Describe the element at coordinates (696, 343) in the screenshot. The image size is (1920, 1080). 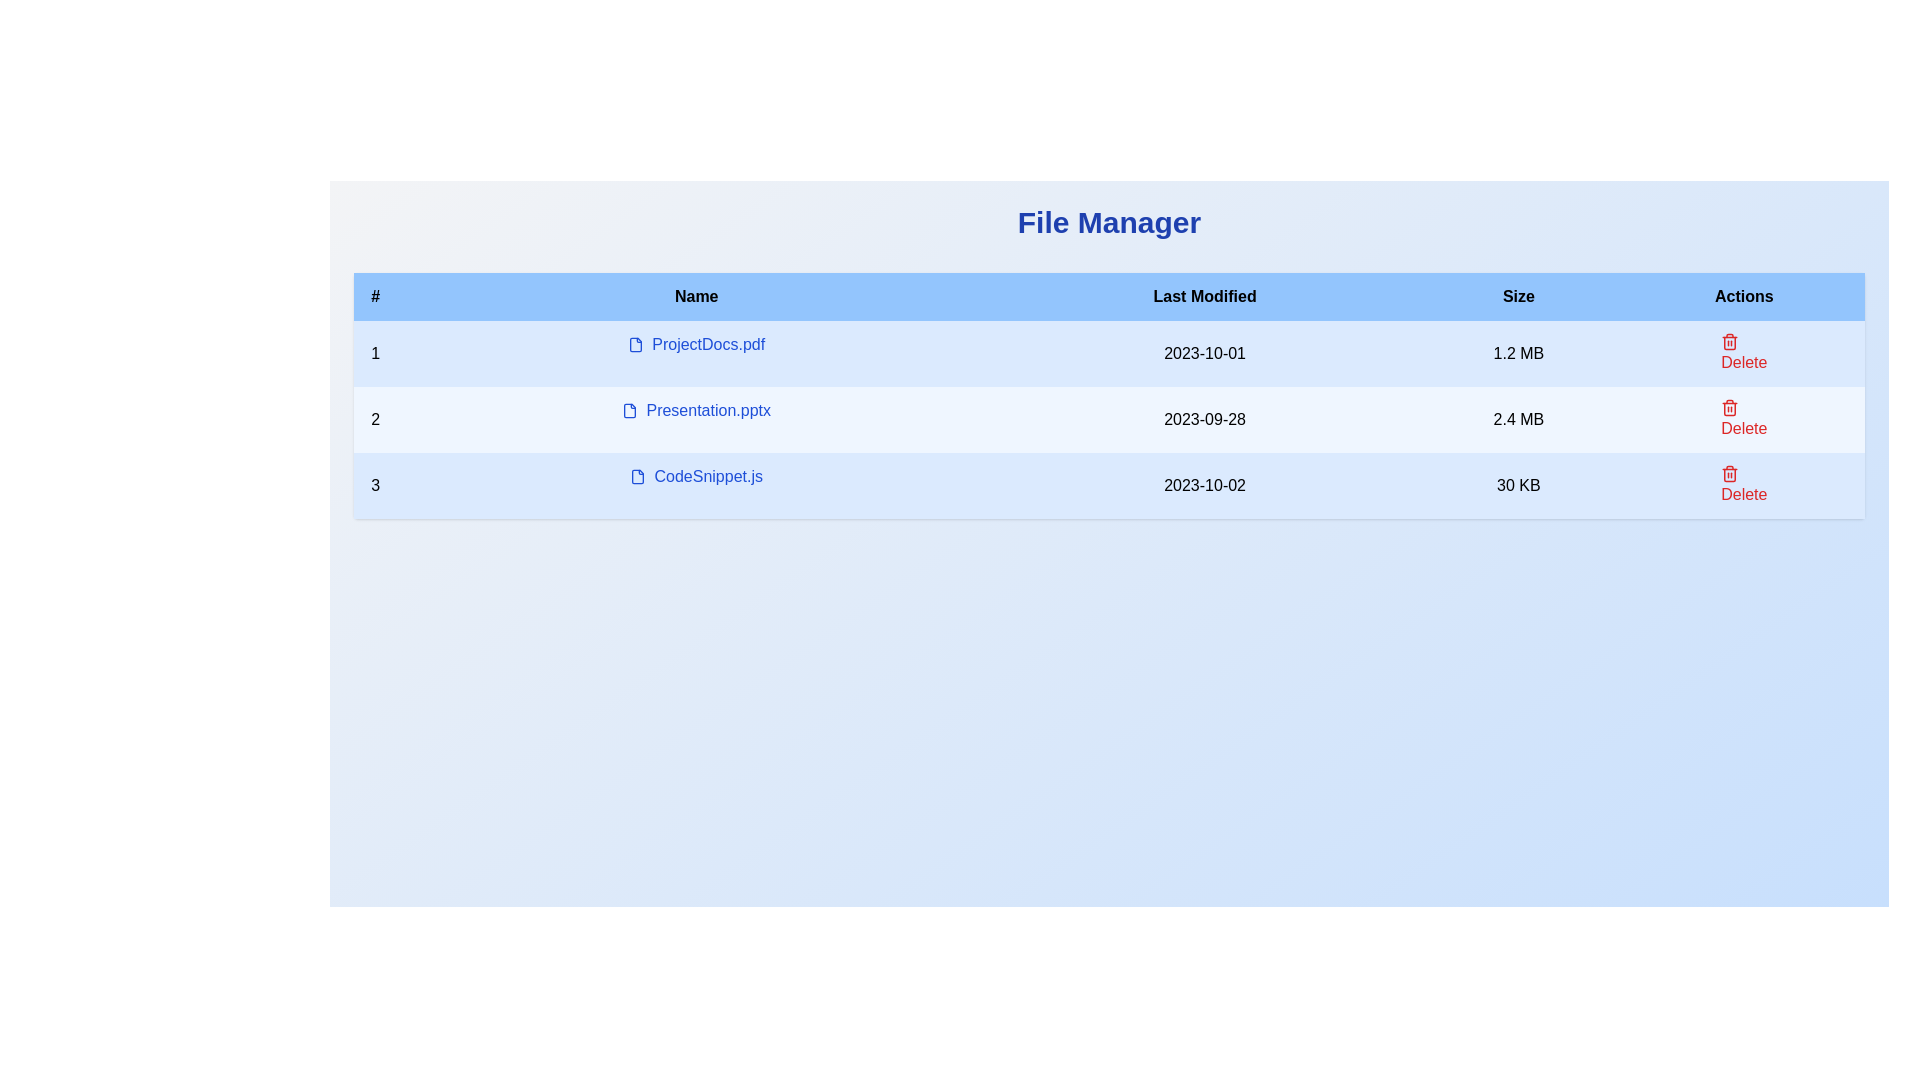
I see `the label displaying the file name 'ProjectDocs.pdf' located in the first row of the 'Name' column, positioned between the file icon and the 'Last Modified' column` at that location.